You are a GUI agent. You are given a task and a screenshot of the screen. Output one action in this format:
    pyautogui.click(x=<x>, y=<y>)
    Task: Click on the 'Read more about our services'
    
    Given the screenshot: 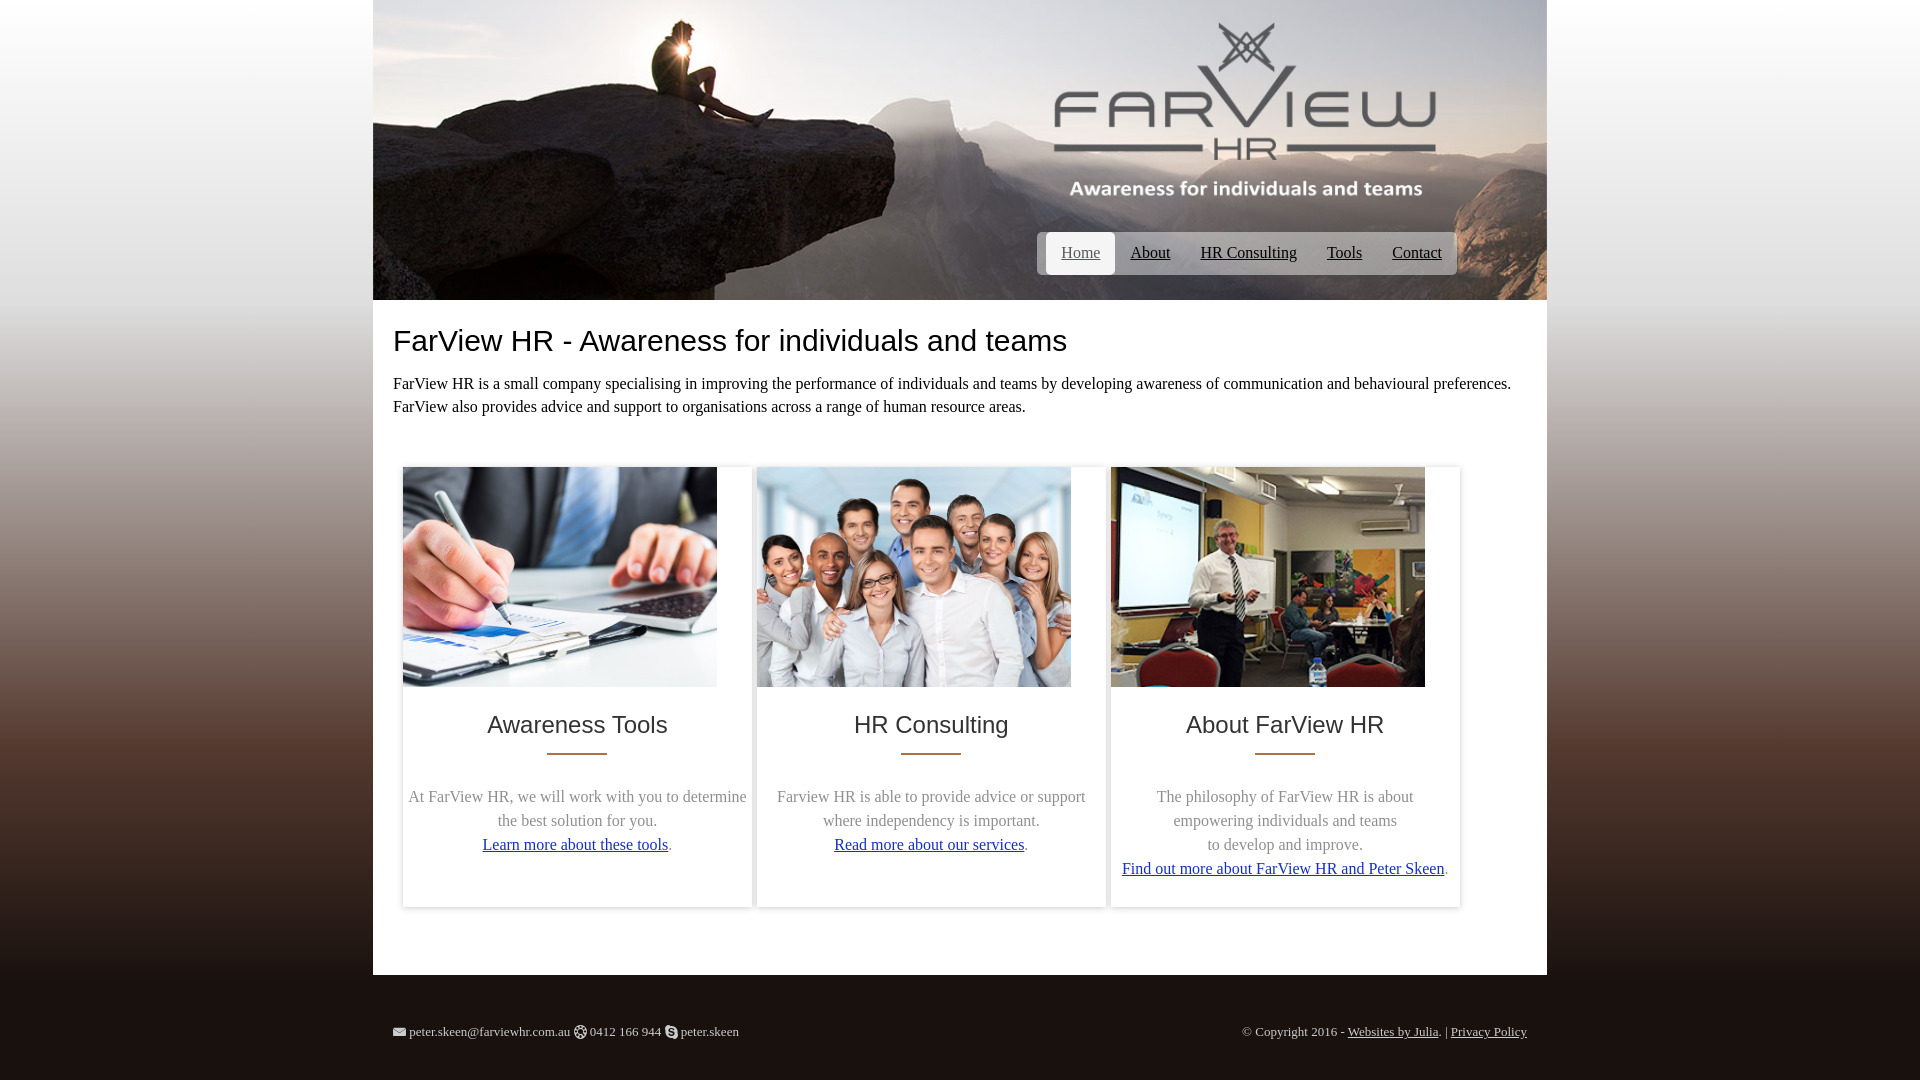 What is the action you would take?
    pyautogui.click(x=834, y=844)
    